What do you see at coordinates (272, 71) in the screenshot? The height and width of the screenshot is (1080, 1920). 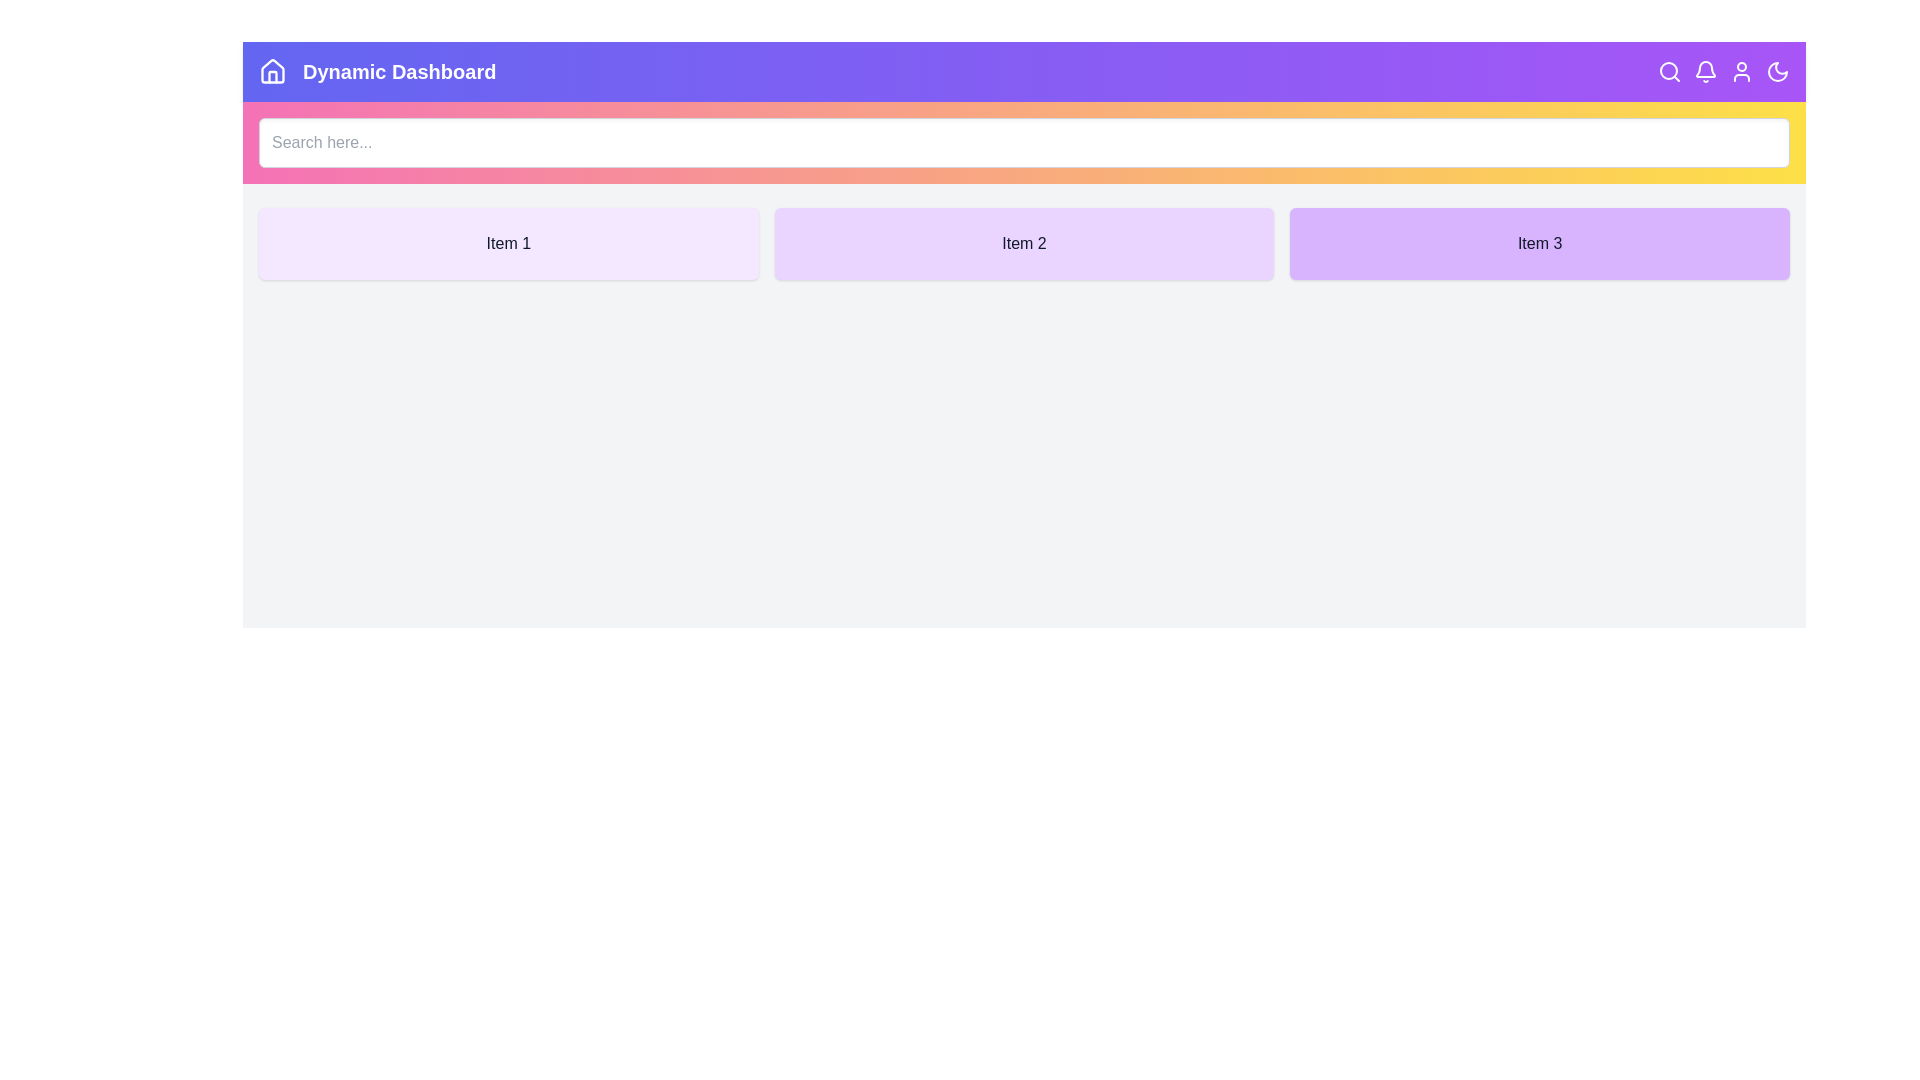 I see `the home icon to navigate to the home page` at bounding box center [272, 71].